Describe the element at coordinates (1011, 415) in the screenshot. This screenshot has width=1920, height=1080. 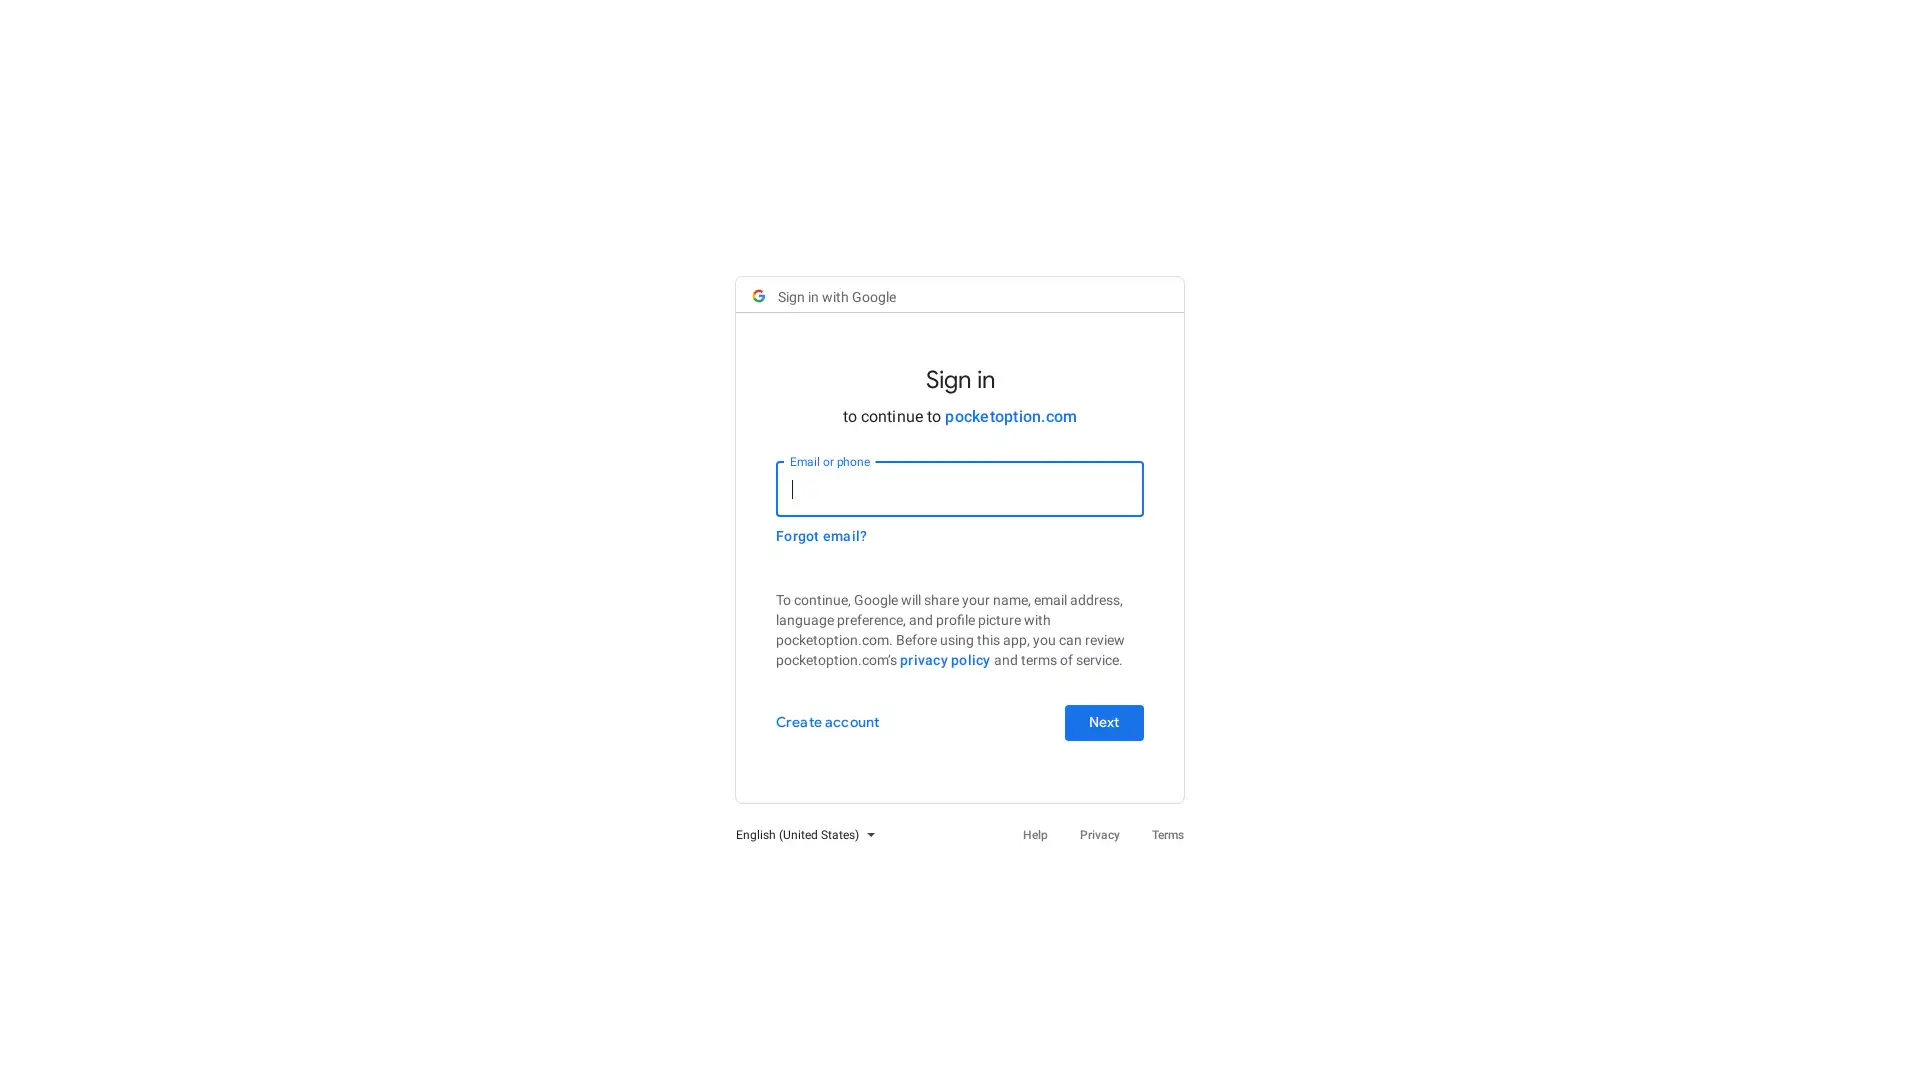
I see `pocketoption.com` at that location.